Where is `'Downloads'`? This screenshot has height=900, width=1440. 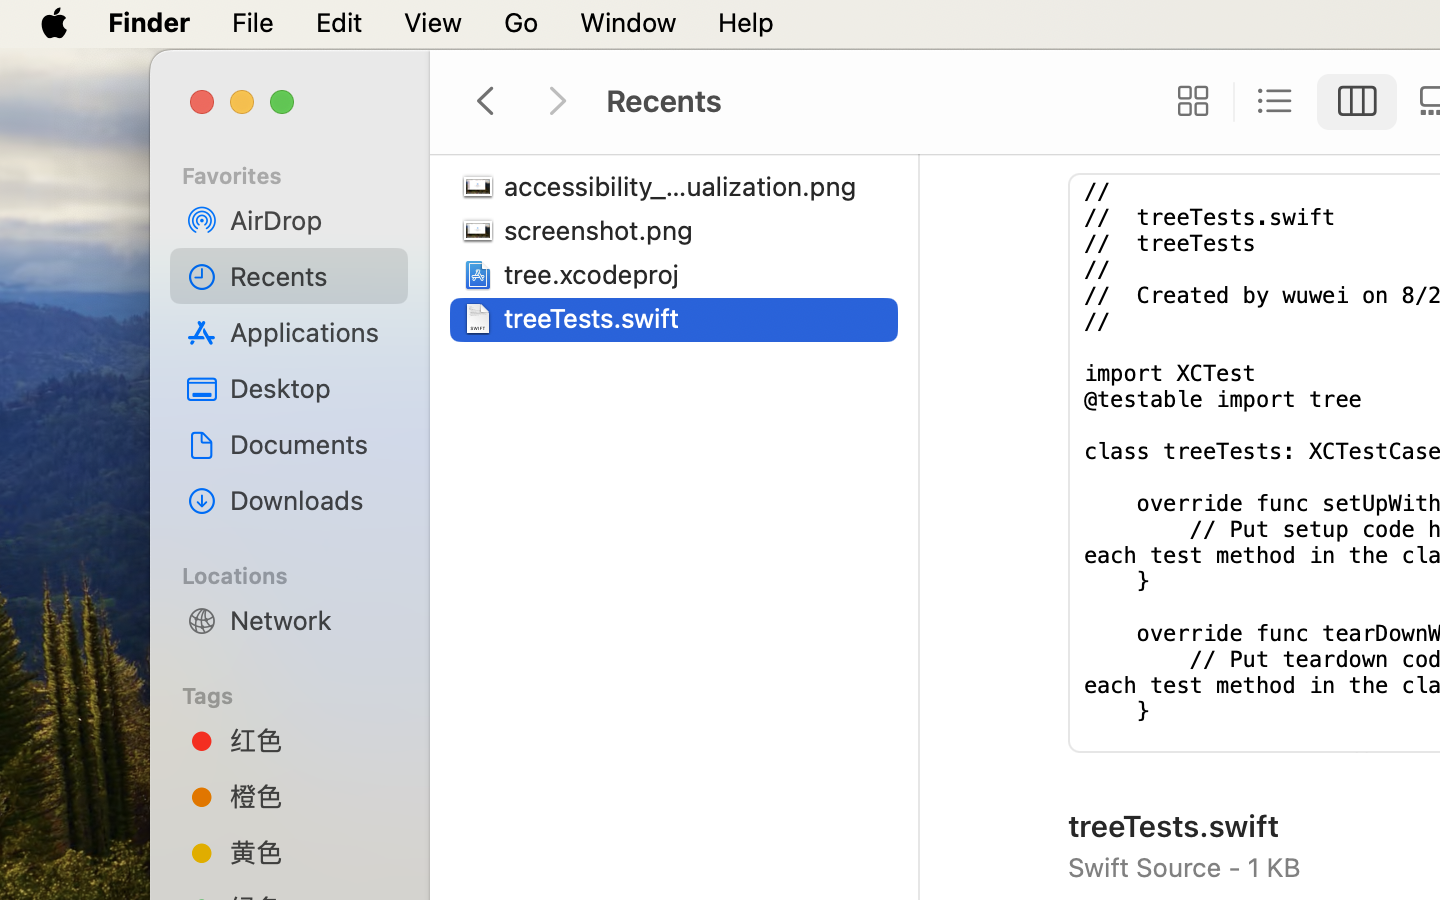 'Downloads' is located at coordinates (311, 499).